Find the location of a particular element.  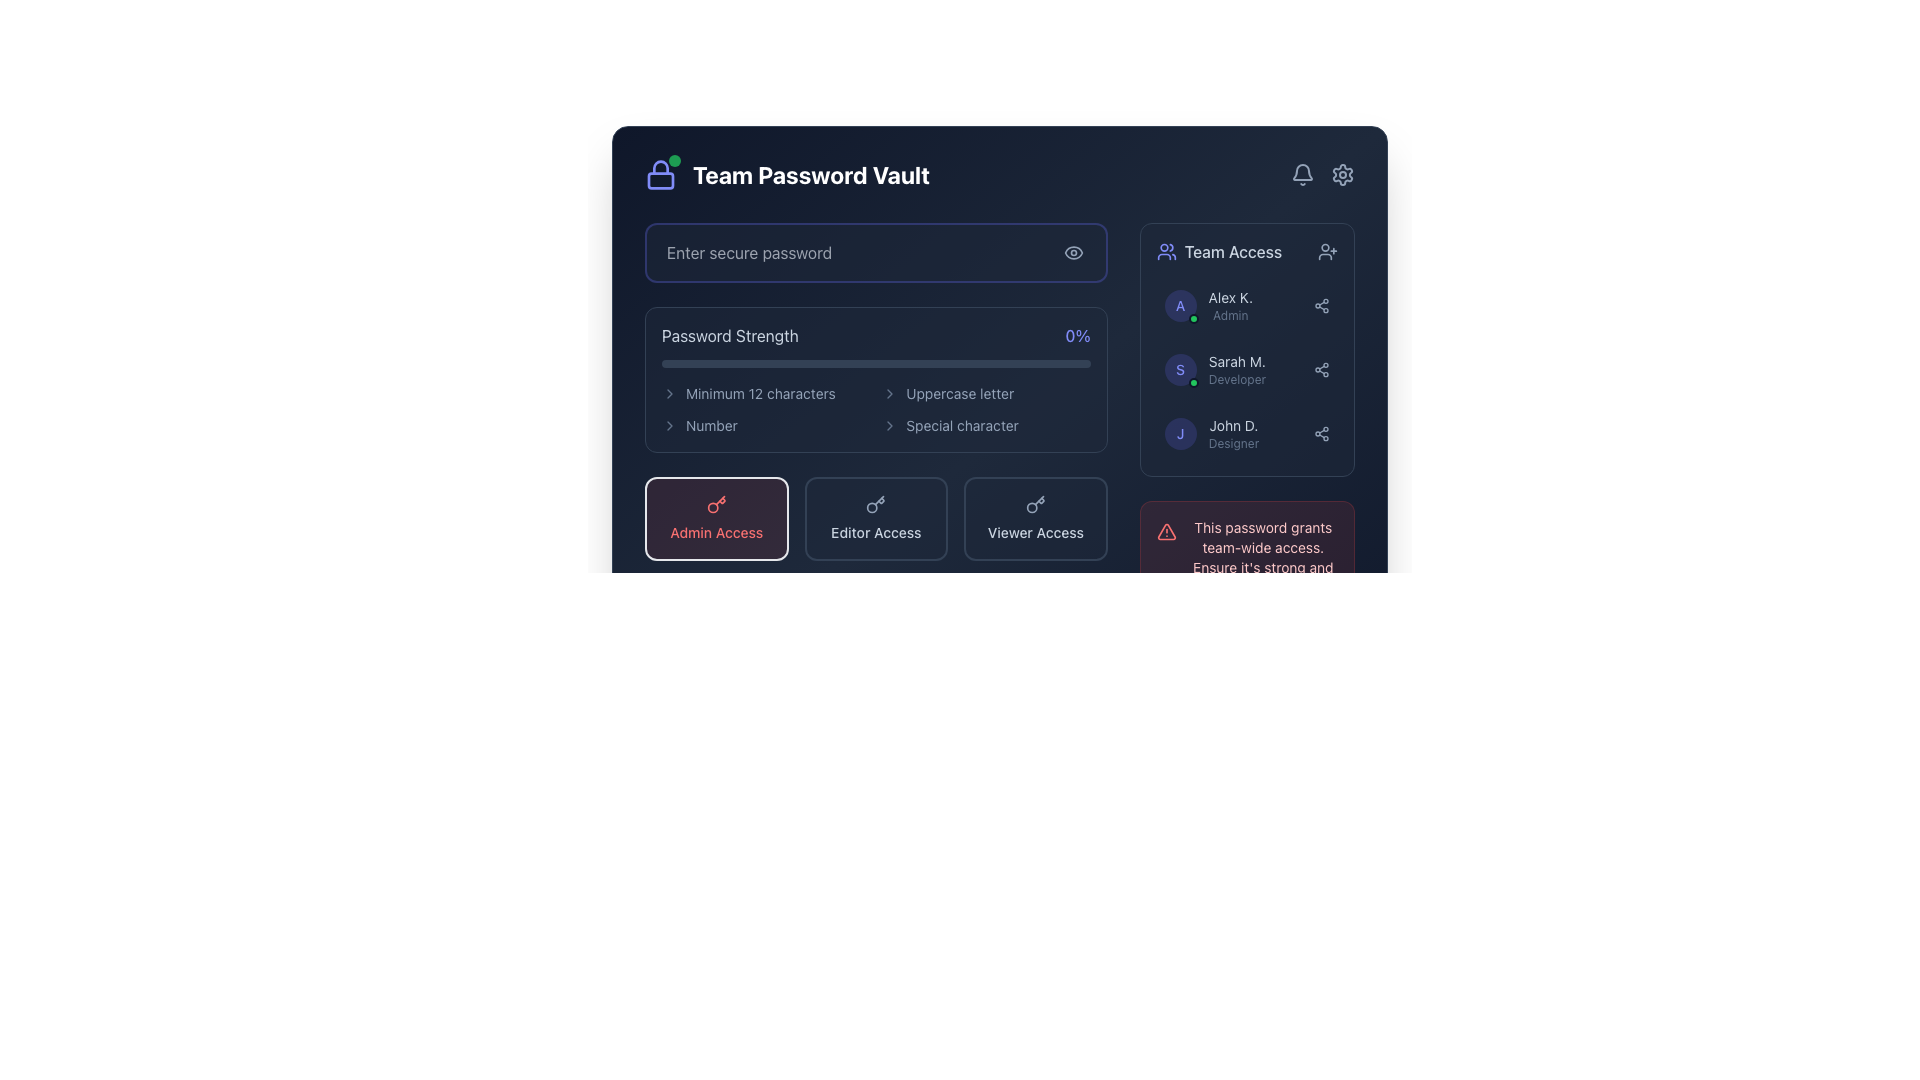

the alert icon located in the bottom-right corner of the interface, which is embedded within a red box indicating cautionary information is located at coordinates (1166, 531).